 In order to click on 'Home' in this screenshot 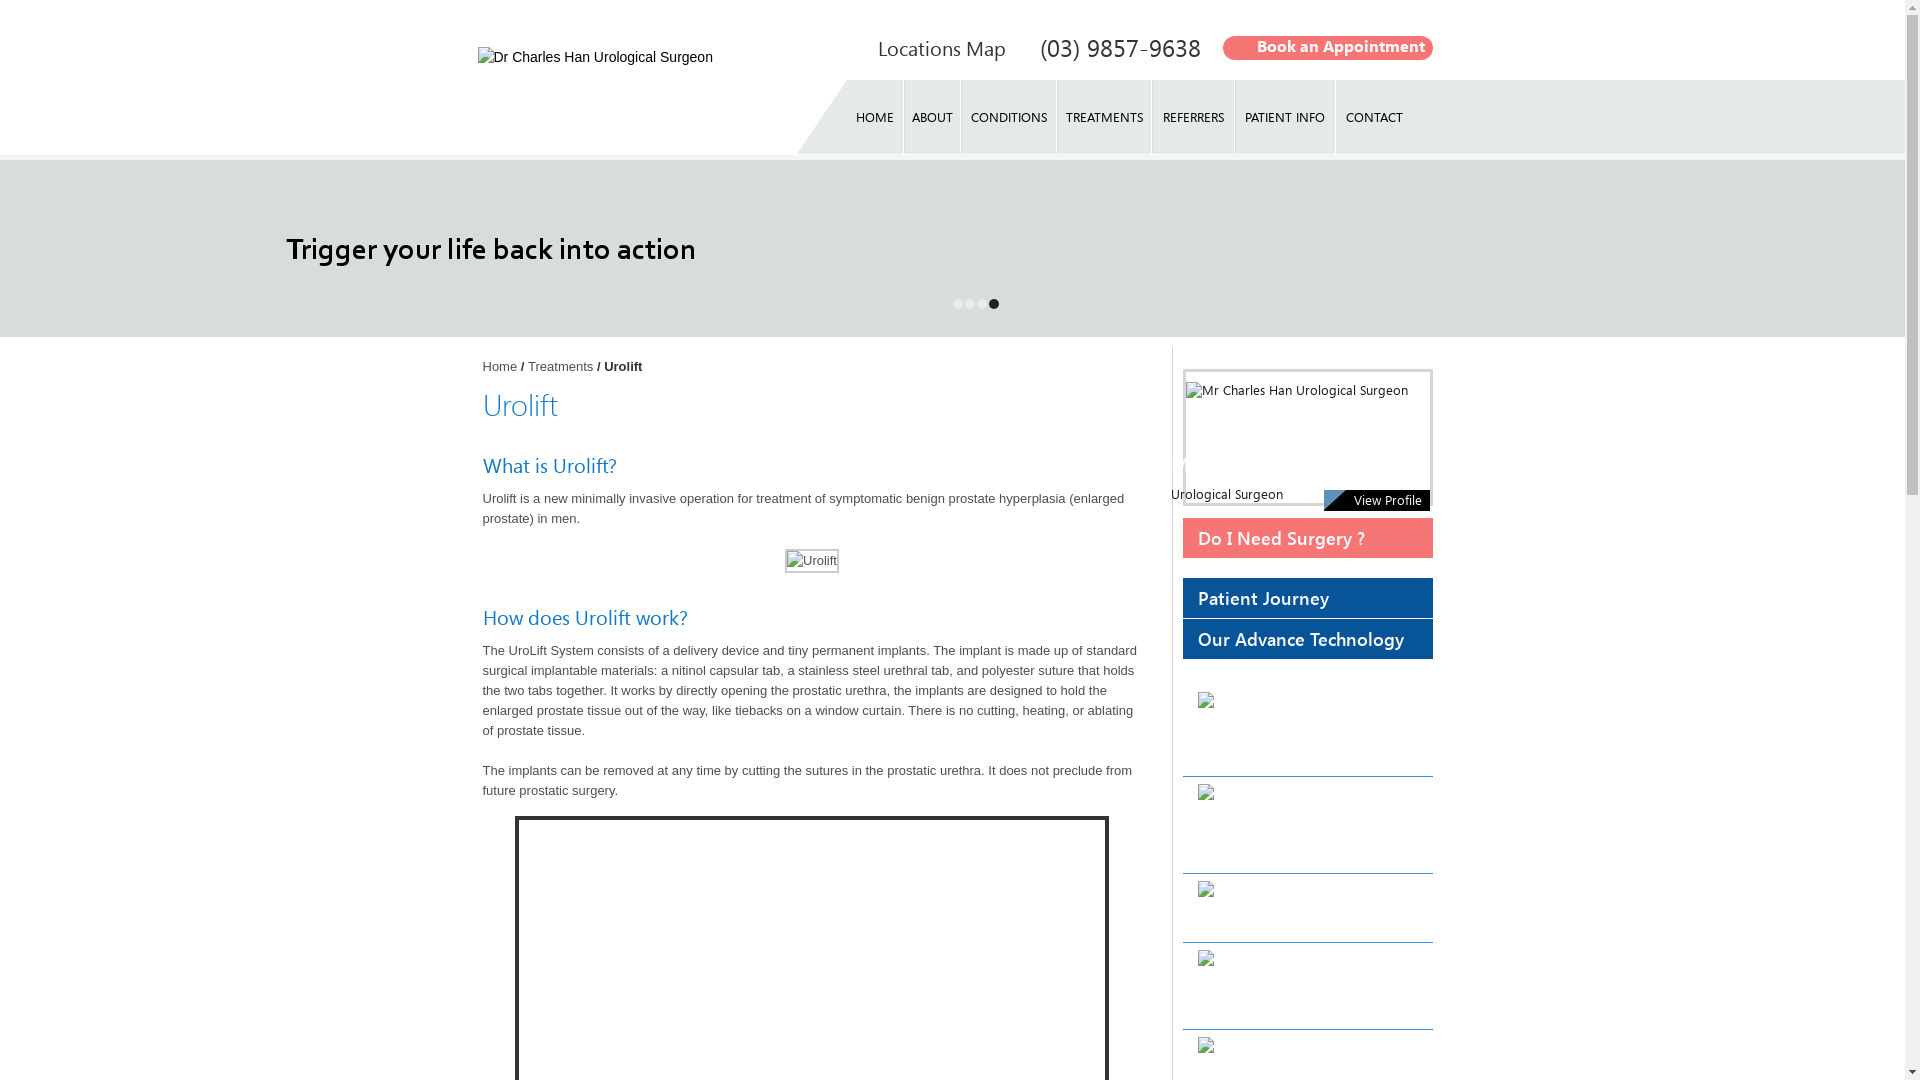, I will do `click(499, 366)`.